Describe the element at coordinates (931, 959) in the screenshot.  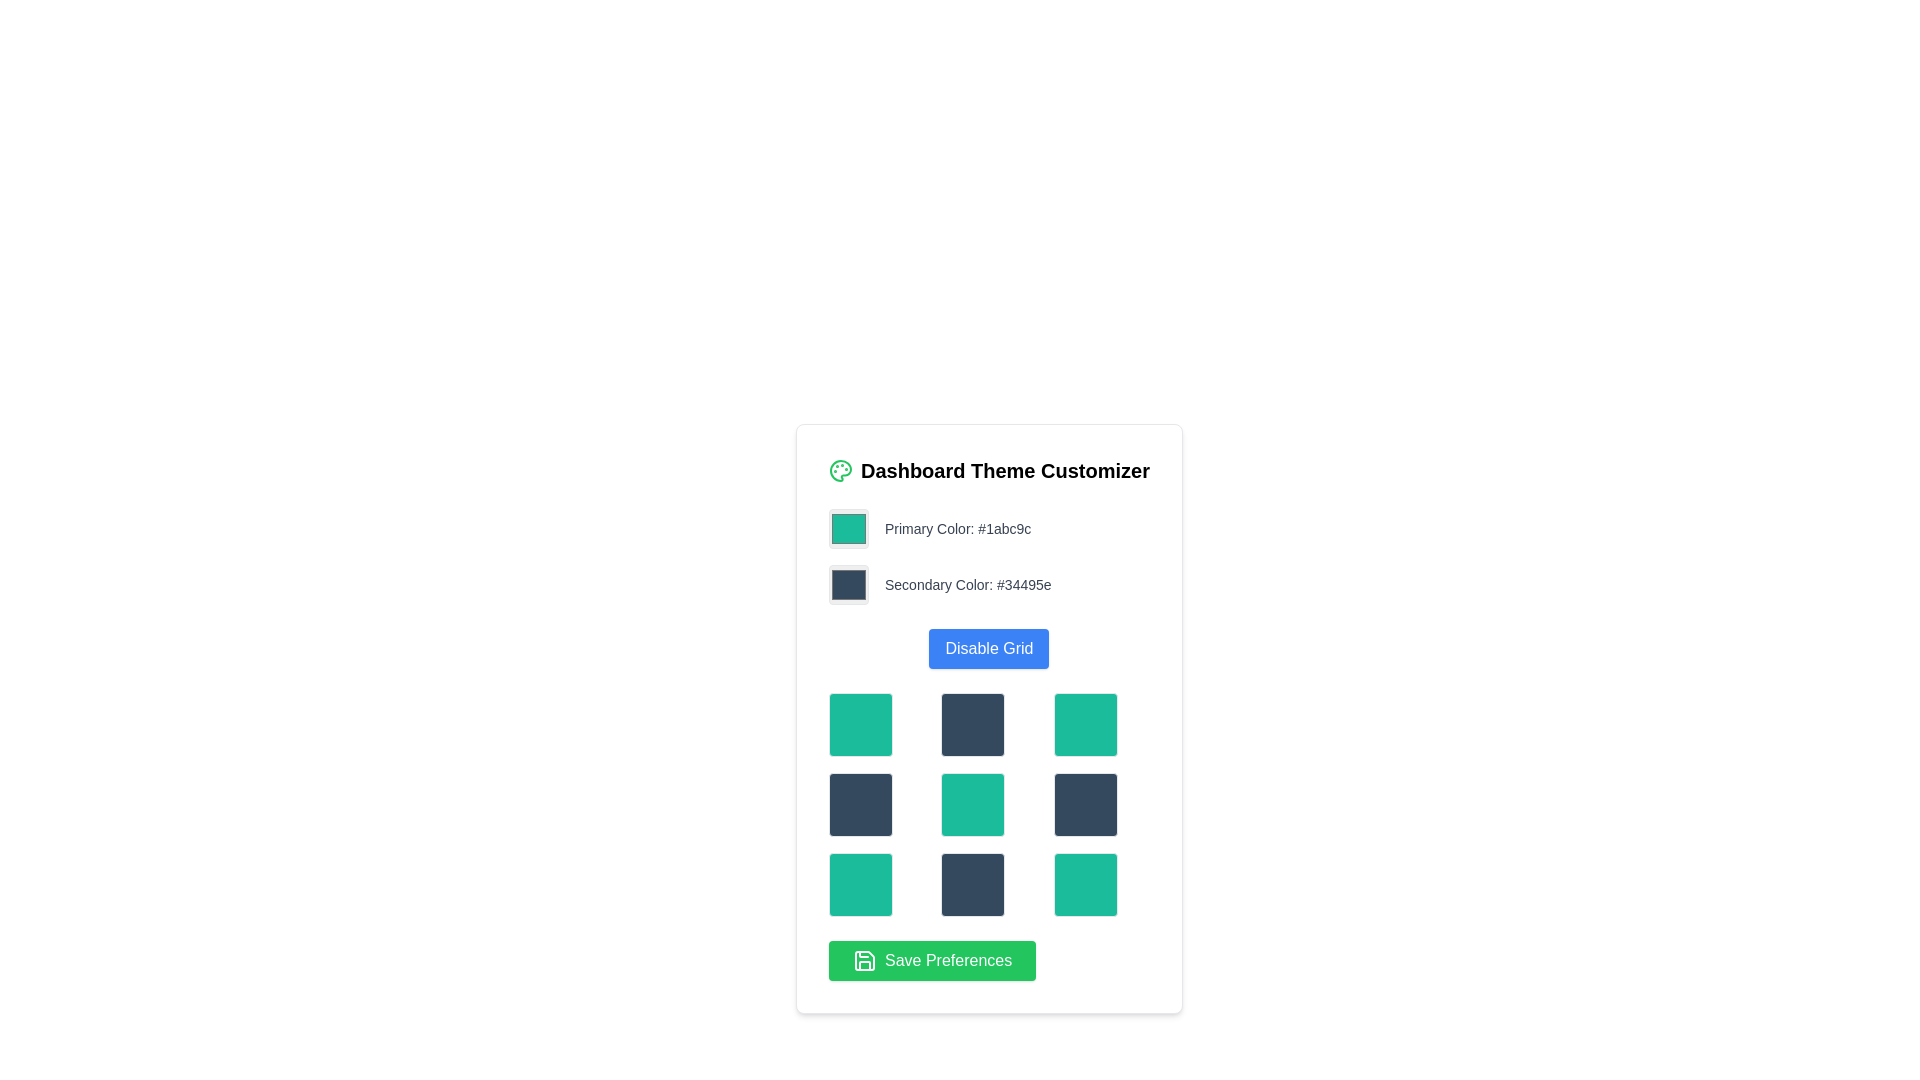
I see `the 'Save Preferences' button with a bright green background and a floppy disk icon, located at the bottom of the 'Dashboard Theme Customizer' modal` at that location.